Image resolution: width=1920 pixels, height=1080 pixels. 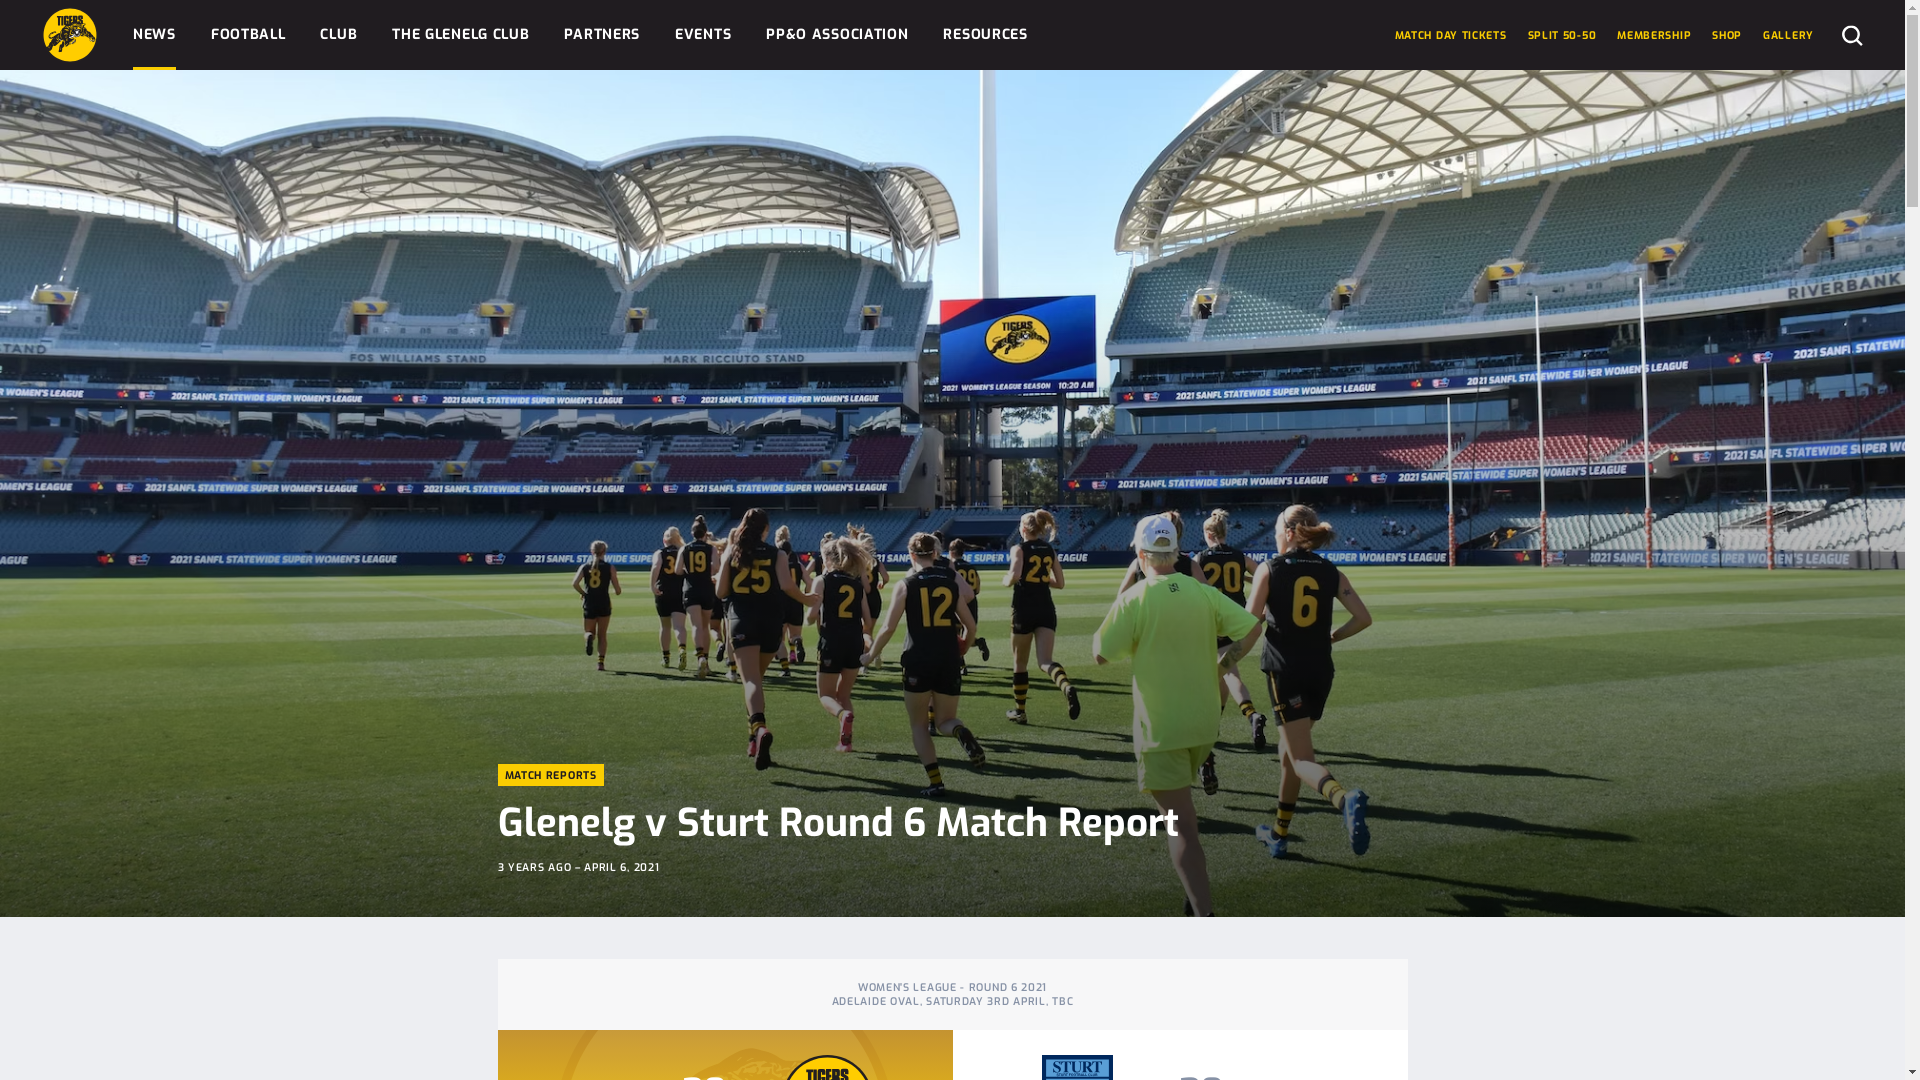 I want to click on 'PP&O ASSOCIATION', so click(x=836, y=34).